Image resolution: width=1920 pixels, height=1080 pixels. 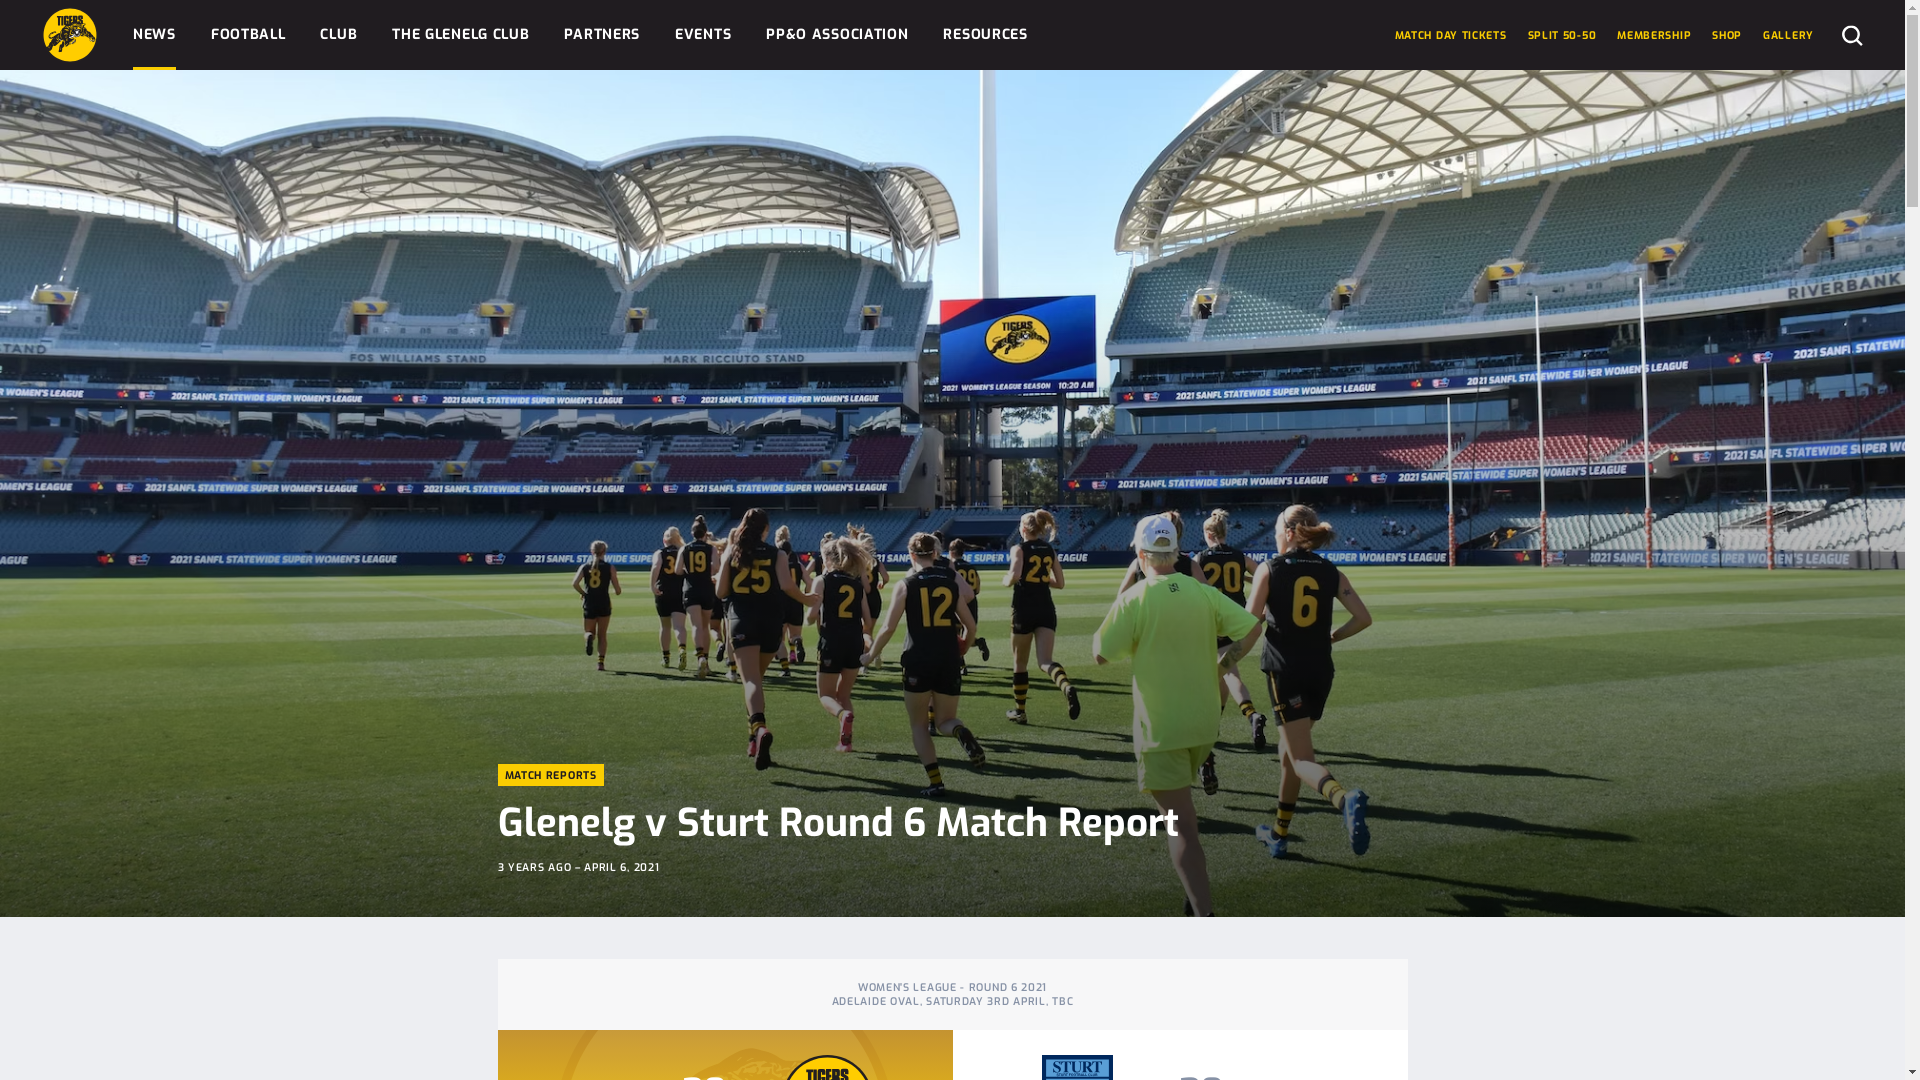 I want to click on 'PP&O ASSOCIATION', so click(x=836, y=34).